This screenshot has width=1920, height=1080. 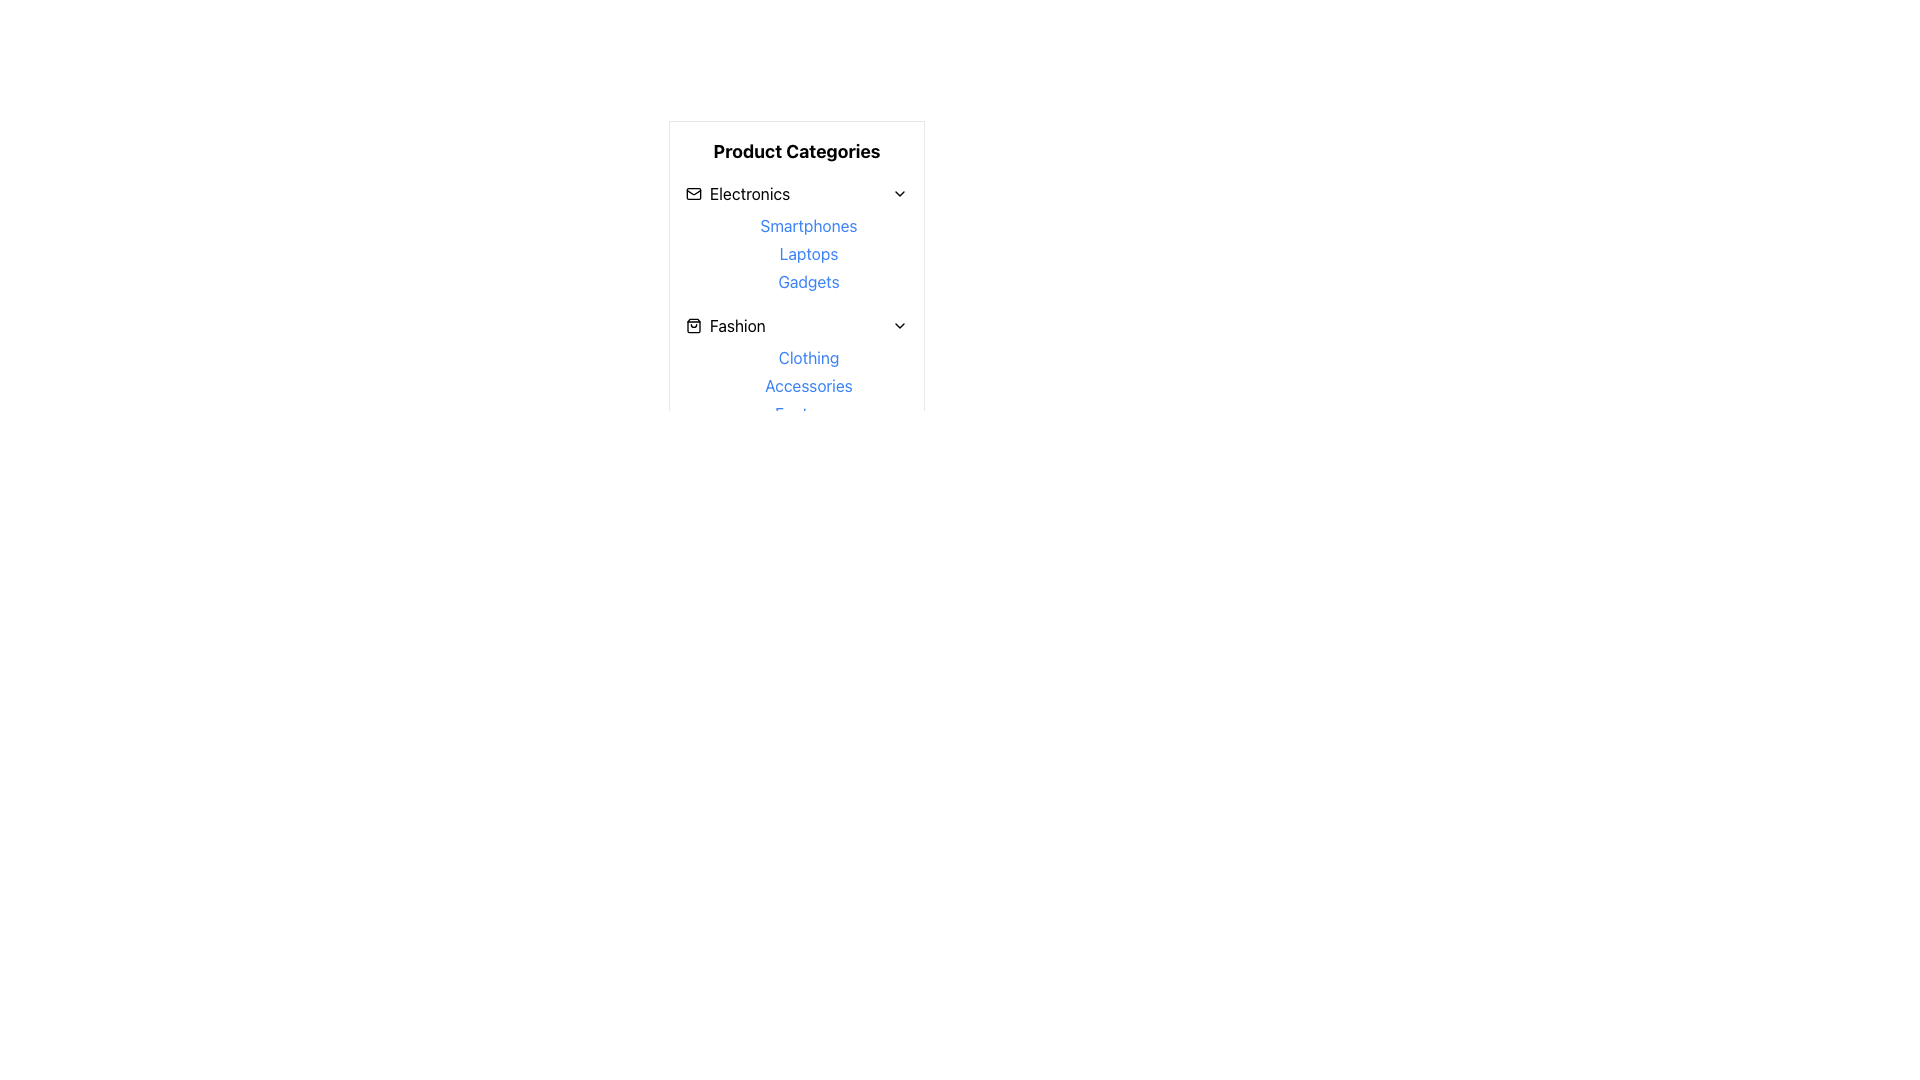 I want to click on the interactive icon, a downwards-facing chevron arrow located in the 'Fashion' category section of the 'Product Categories' menu, so click(x=899, y=325).